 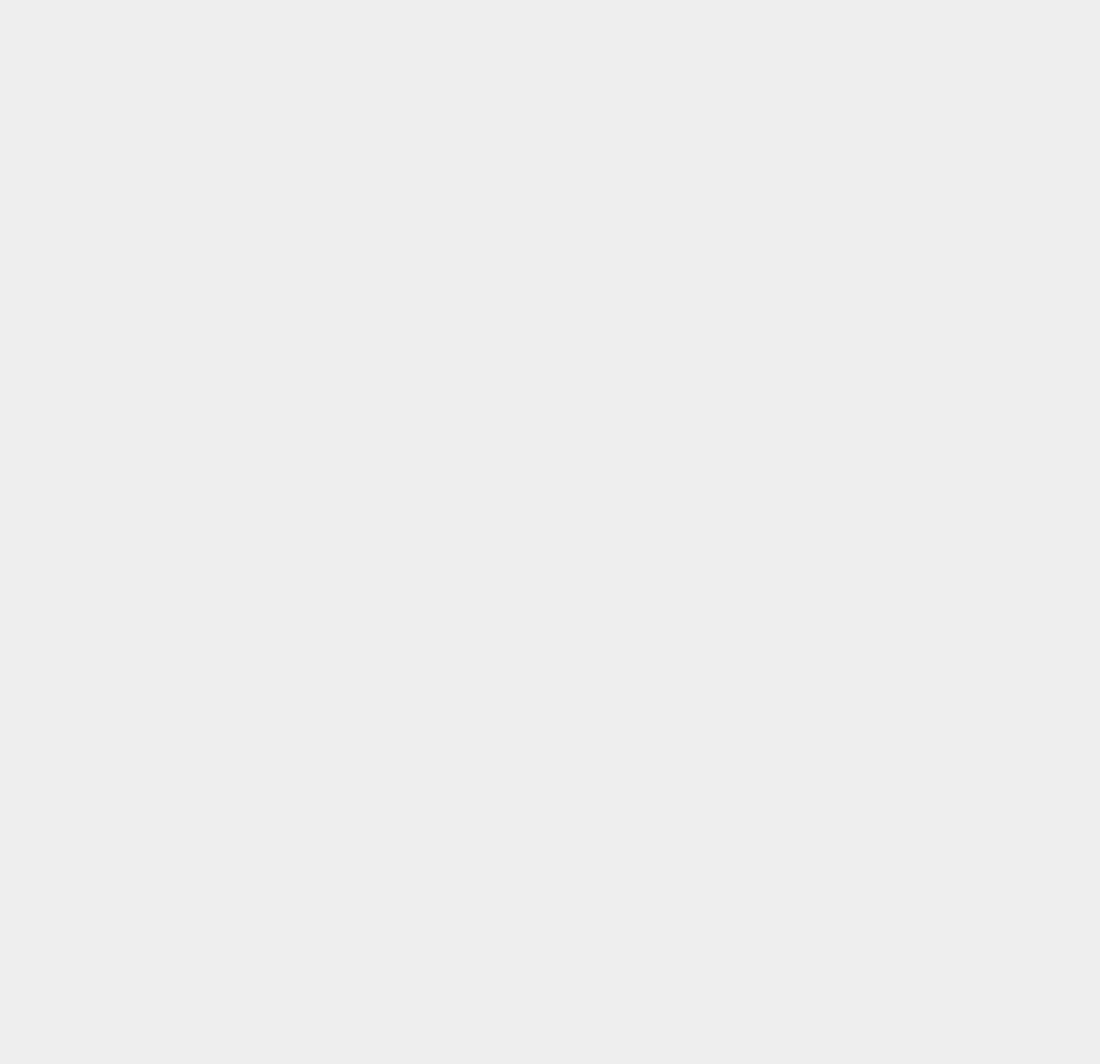 What do you see at coordinates (787, 271) in the screenshot?
I see `'LG'` at bounding box center [787, 271].